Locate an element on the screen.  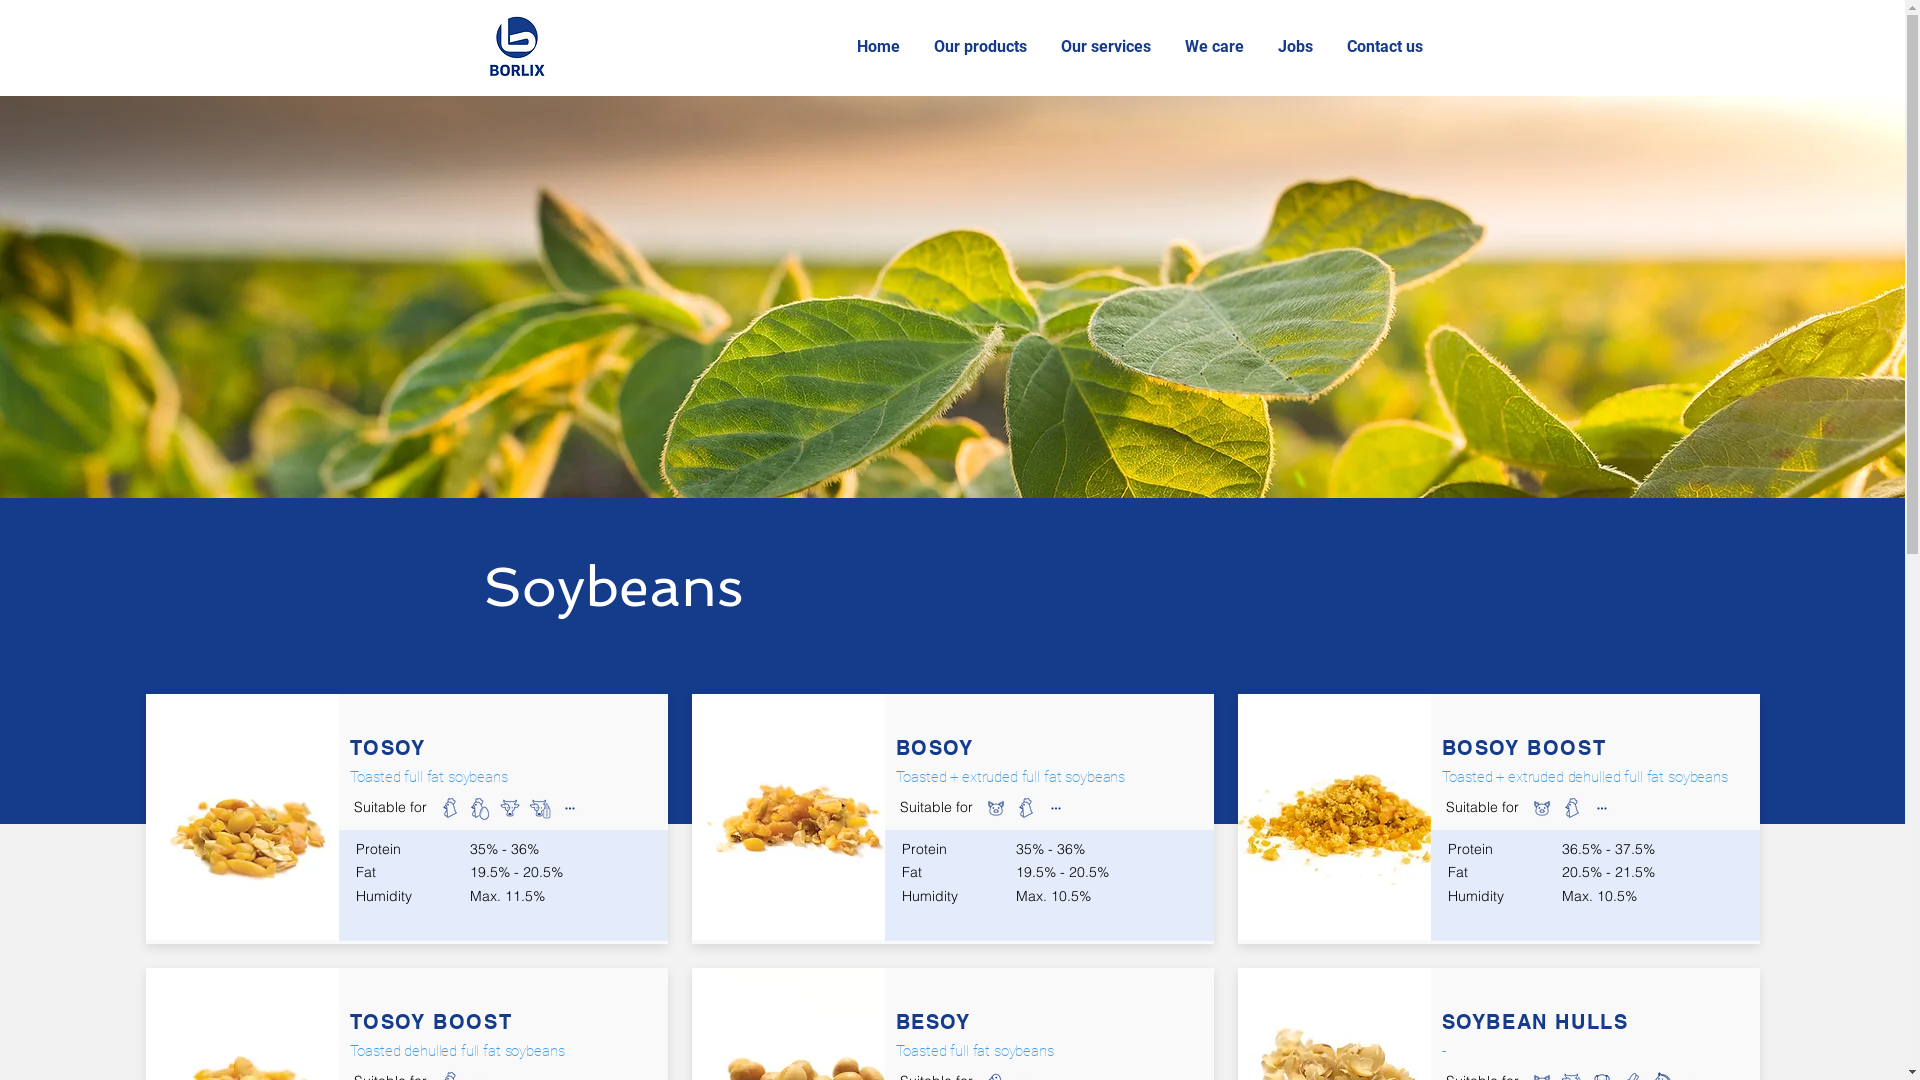
'Layers' is located at coordinates (478, 805).